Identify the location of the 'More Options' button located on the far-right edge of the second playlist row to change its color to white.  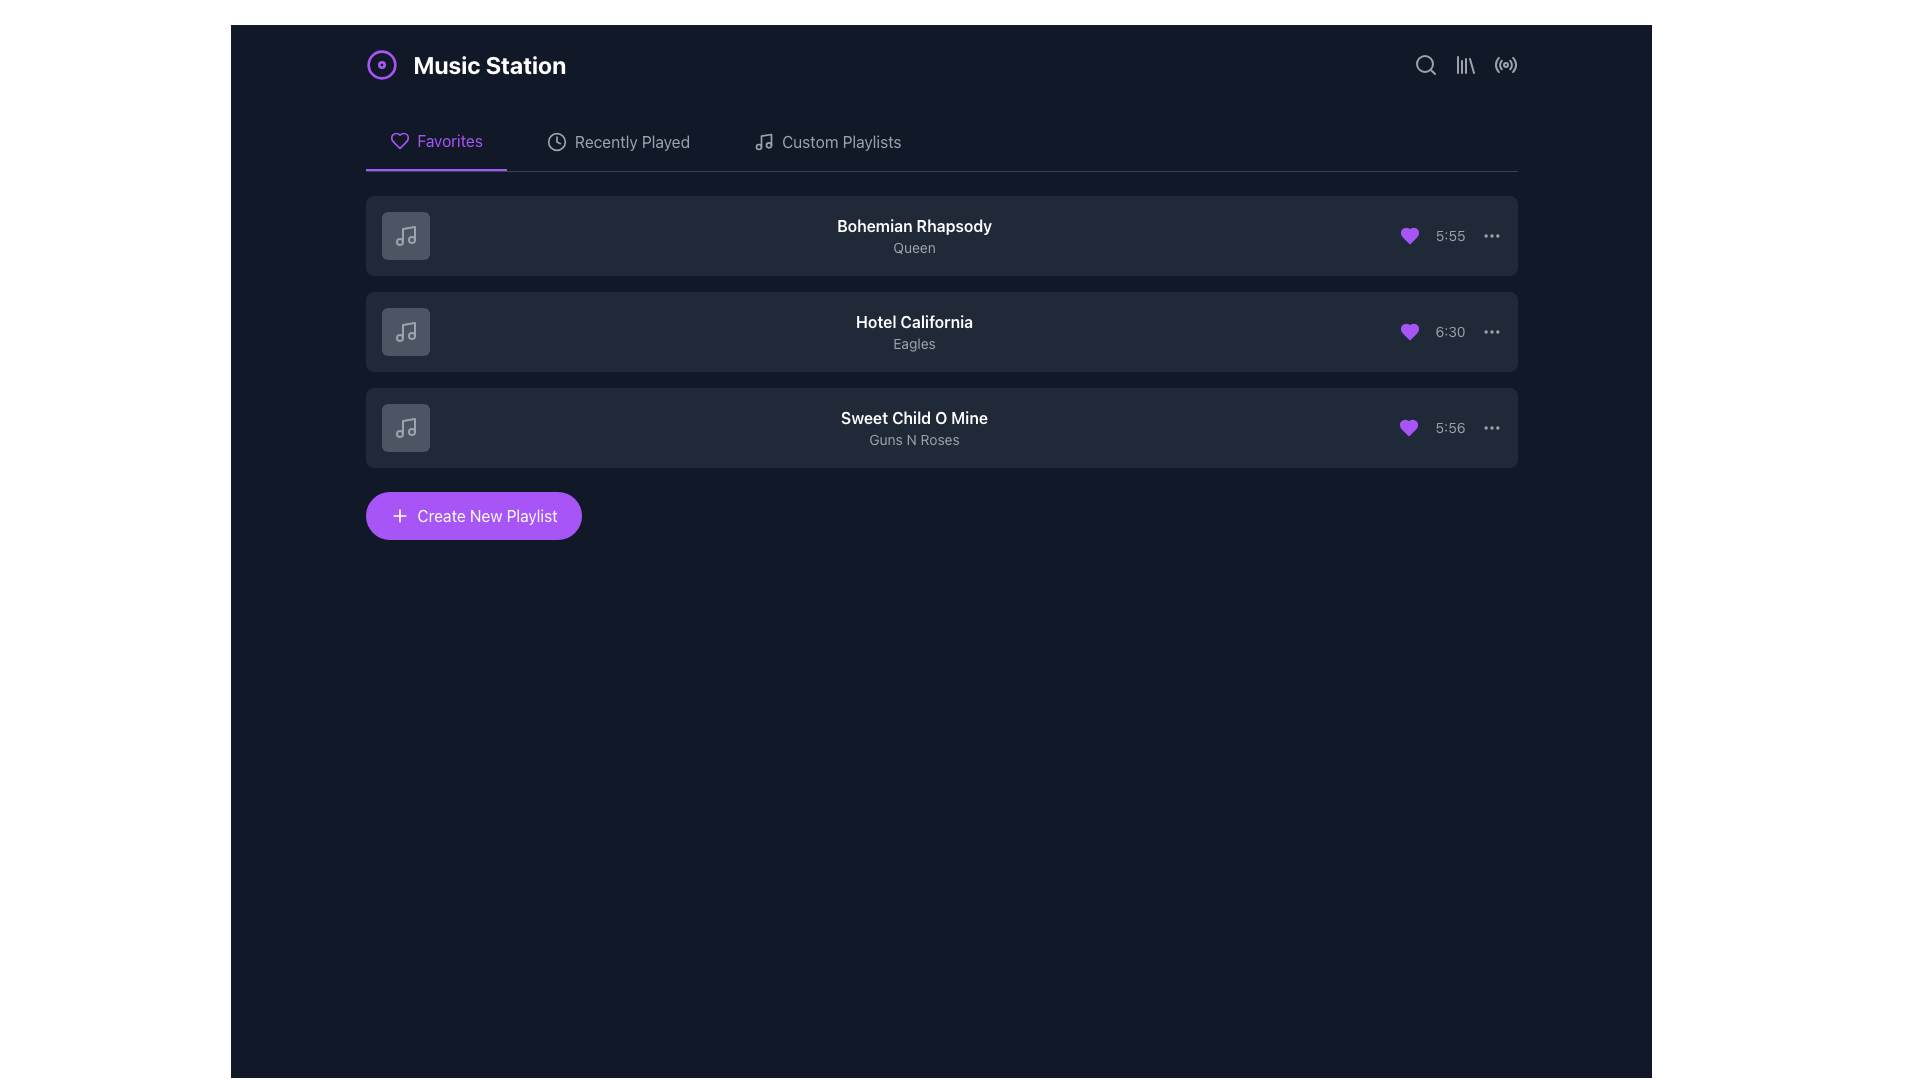
(1491, 330).